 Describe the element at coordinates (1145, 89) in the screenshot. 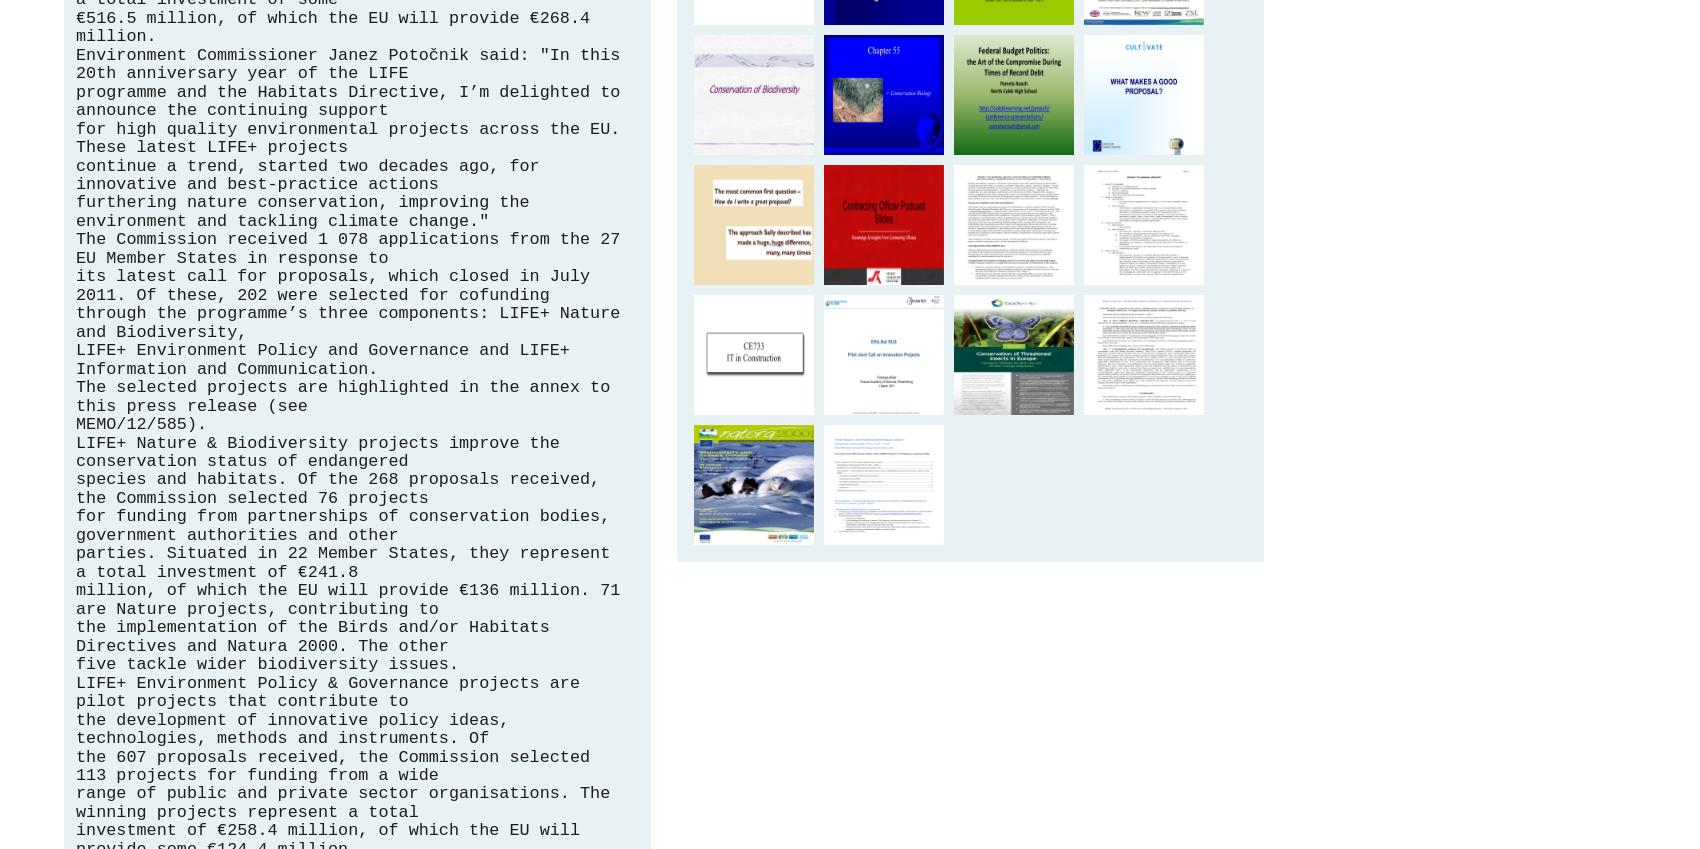

I see `'what makes a good proposal?'` at that location.